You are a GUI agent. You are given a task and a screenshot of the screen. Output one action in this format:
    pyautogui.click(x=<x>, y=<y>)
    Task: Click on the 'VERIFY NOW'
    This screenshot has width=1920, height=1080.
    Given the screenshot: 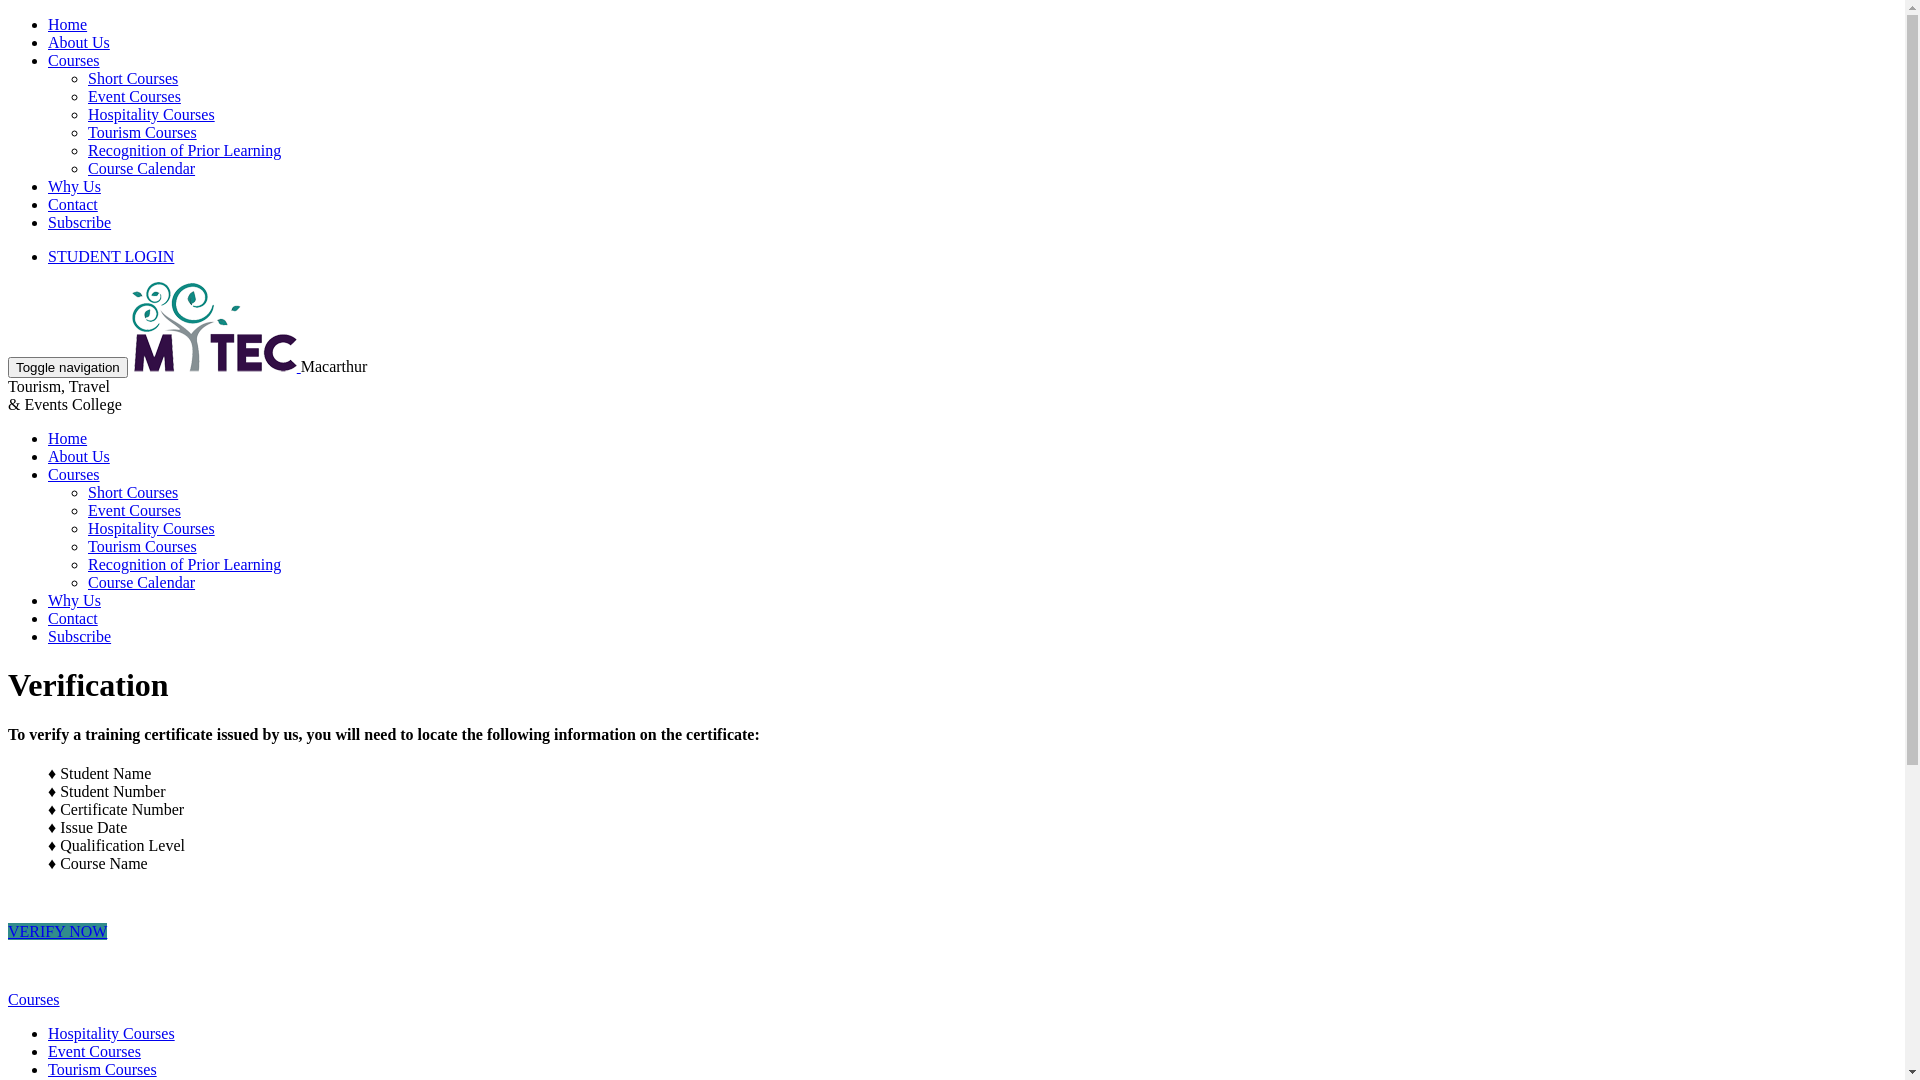 What is the action you would take?
    pyautogui.click(x=57, y=931)
    